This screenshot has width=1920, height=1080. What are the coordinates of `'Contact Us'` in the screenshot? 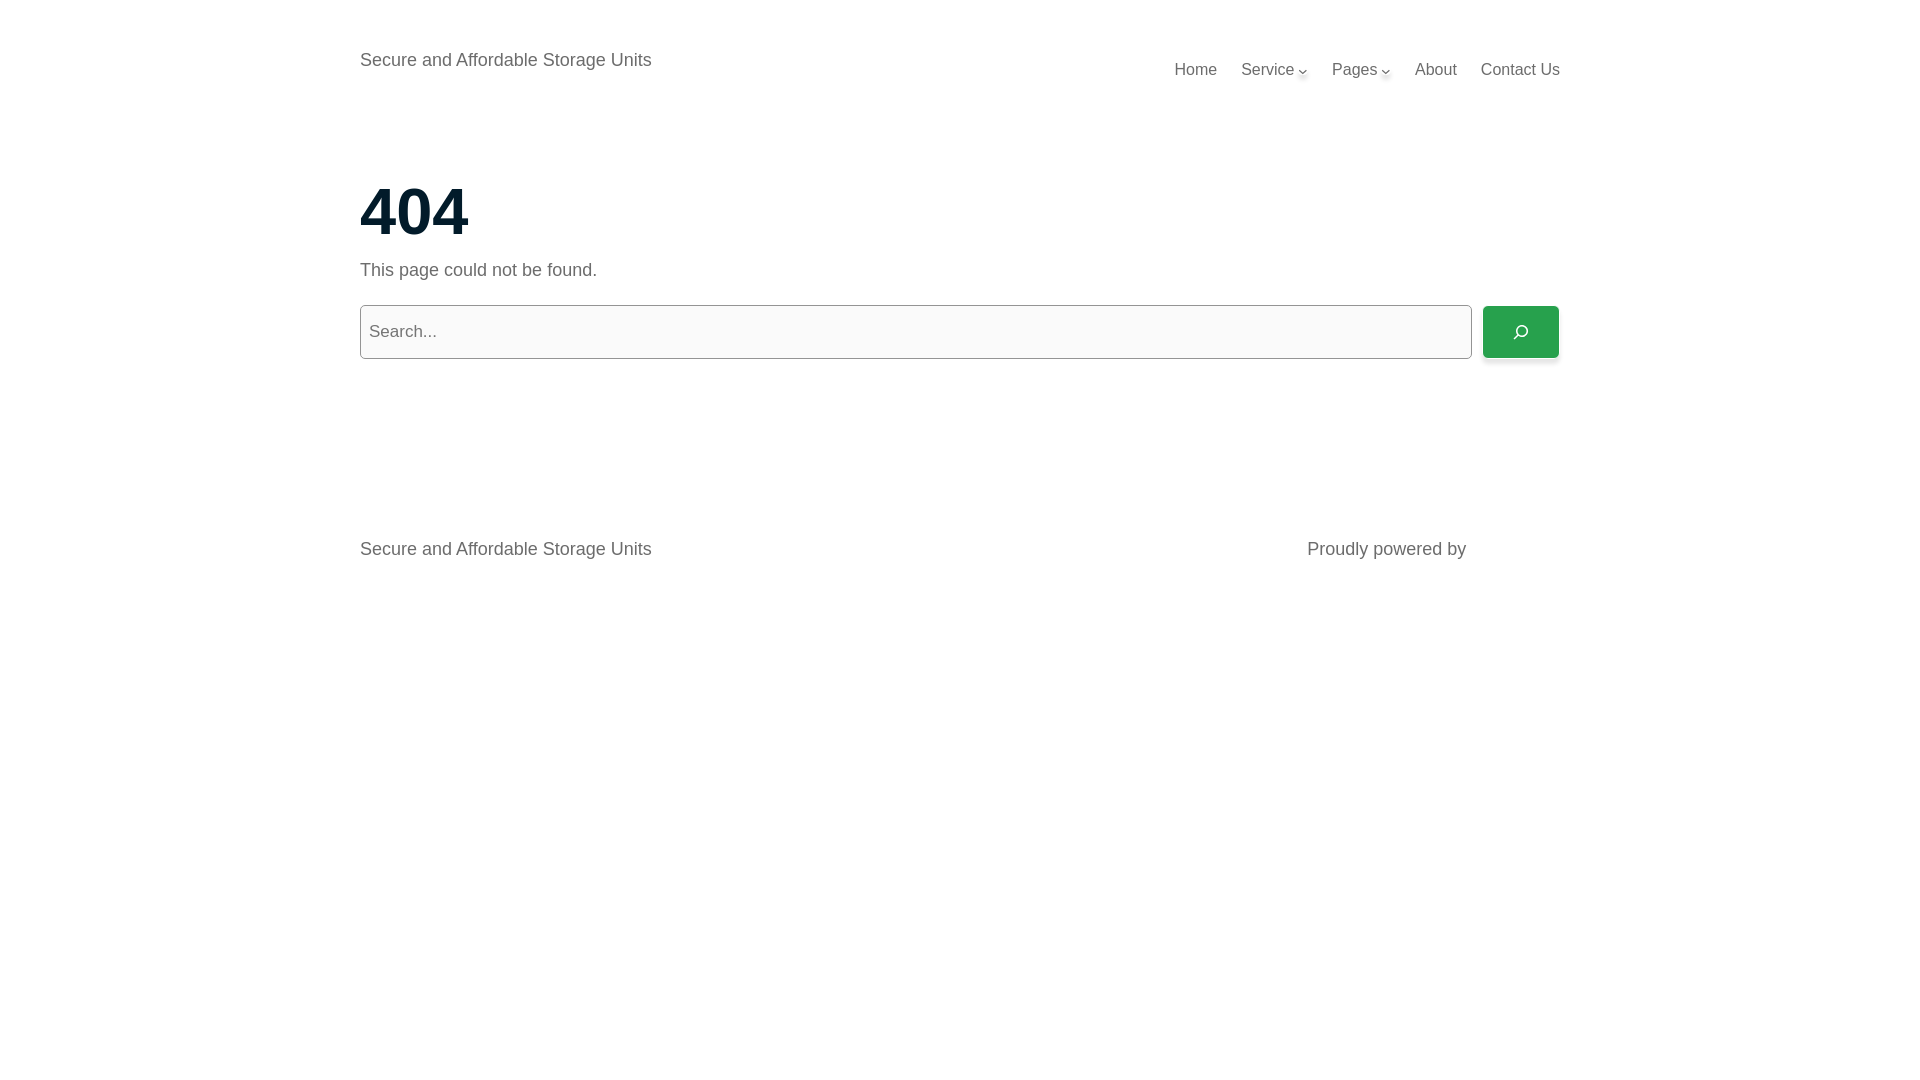 It's located at (1481, 69).